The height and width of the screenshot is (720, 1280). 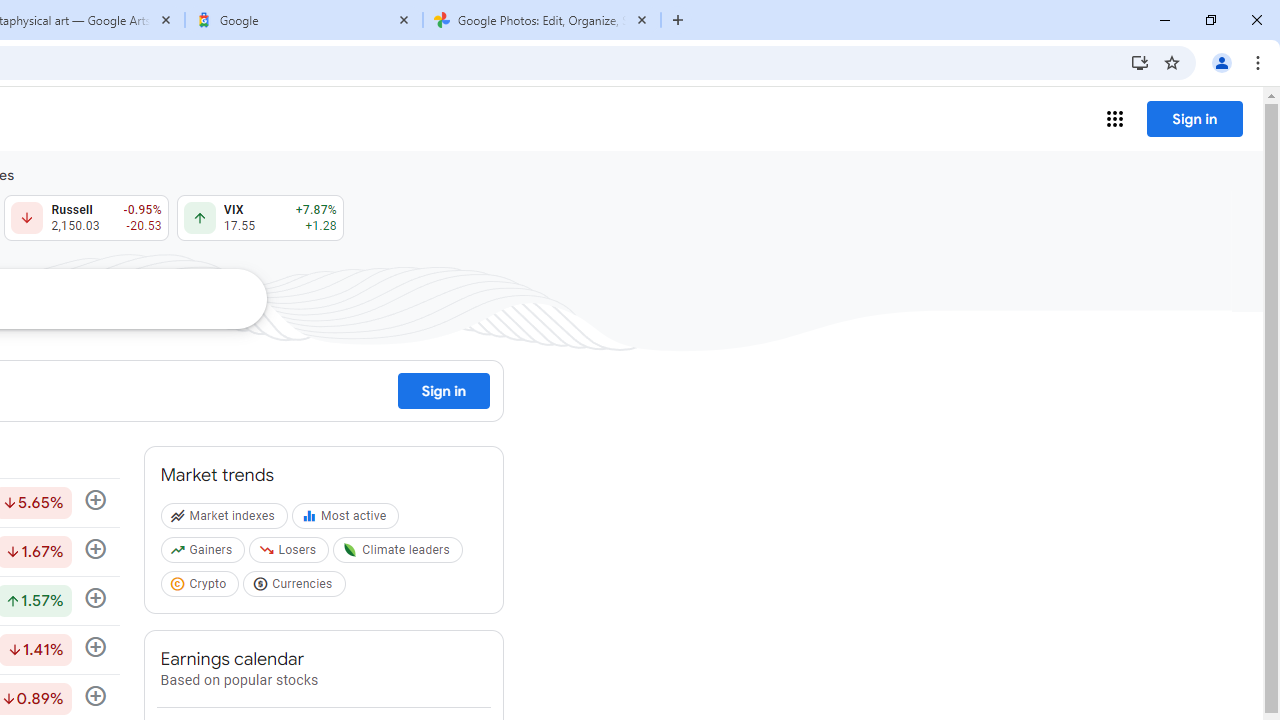 What do you see at coordinates (350, 550) in the screenshot?
I see `'GLeaf logo'` at bounding box center [350, 550].